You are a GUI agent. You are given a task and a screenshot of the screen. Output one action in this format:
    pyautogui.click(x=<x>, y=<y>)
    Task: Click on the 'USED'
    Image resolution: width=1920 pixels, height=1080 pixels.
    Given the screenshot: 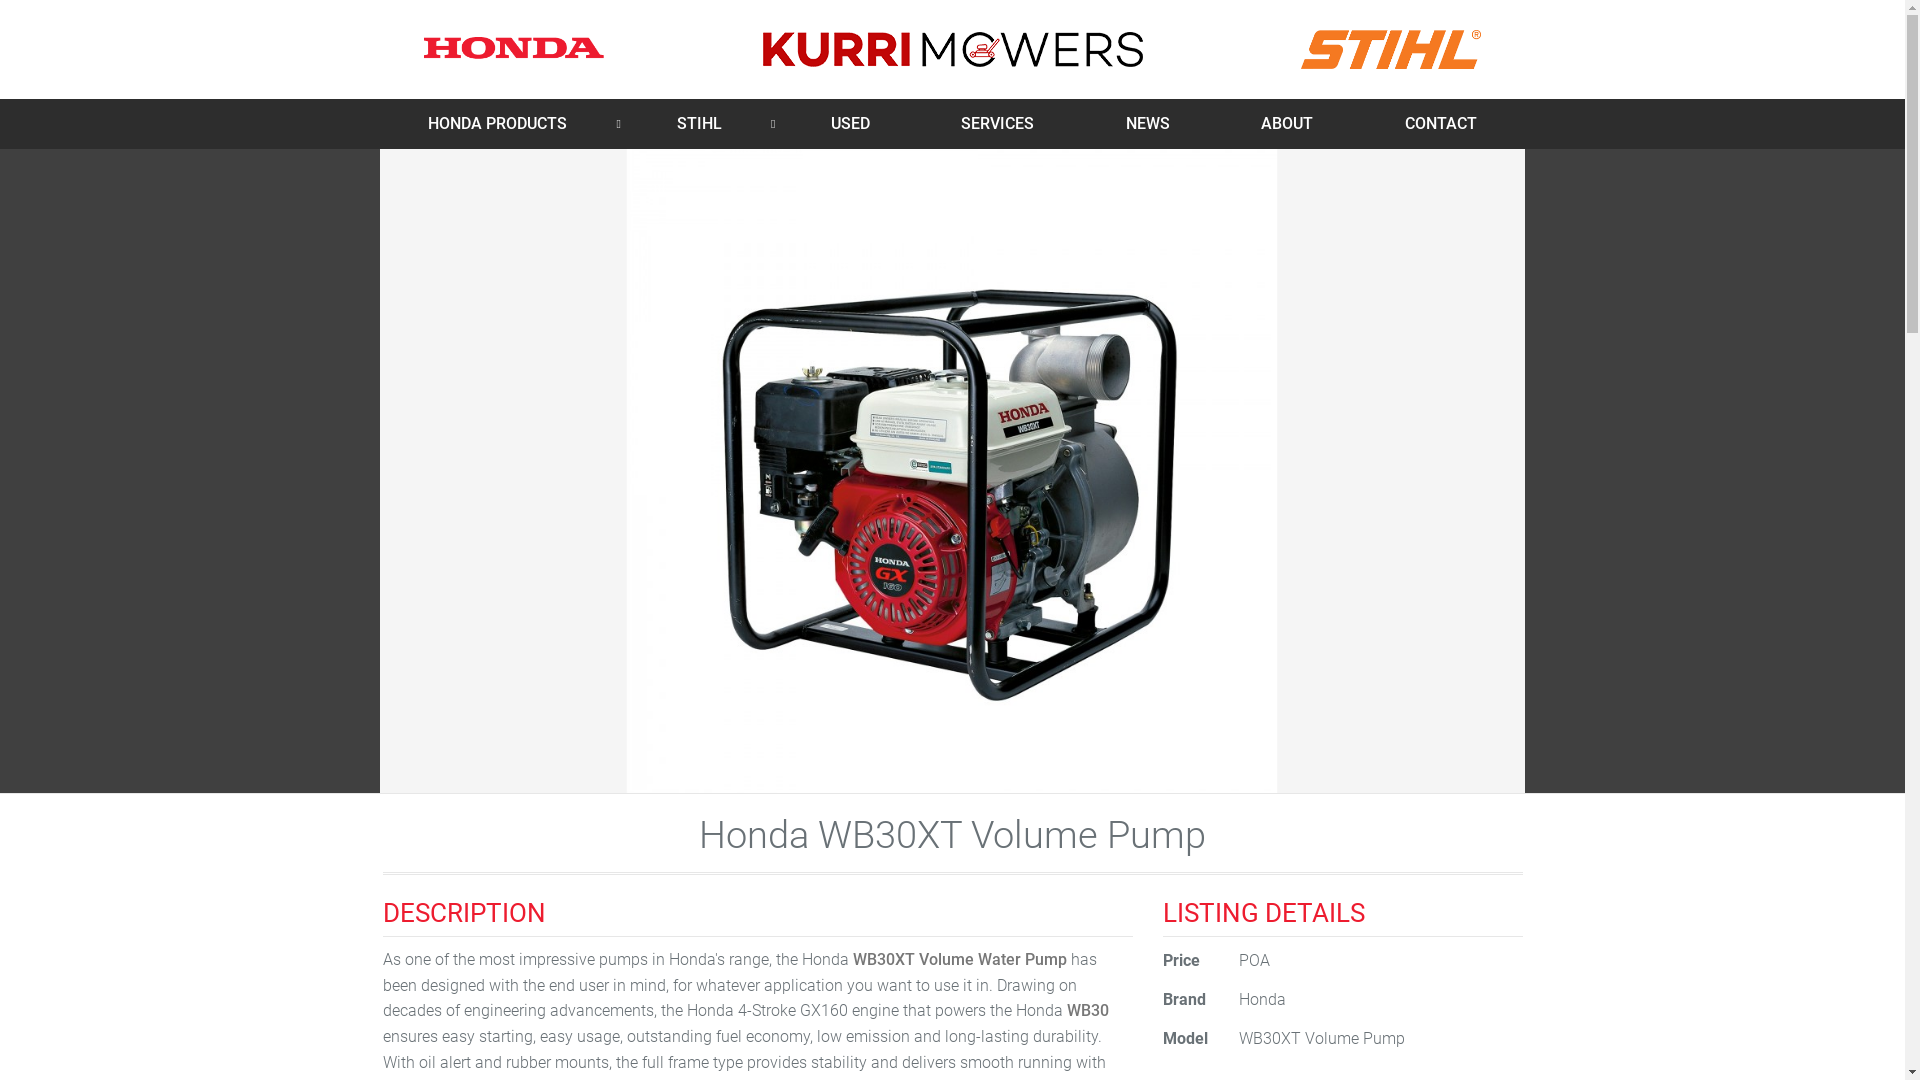 What is the action you would take?
    pyautogui.click(x=850, y=123)
    